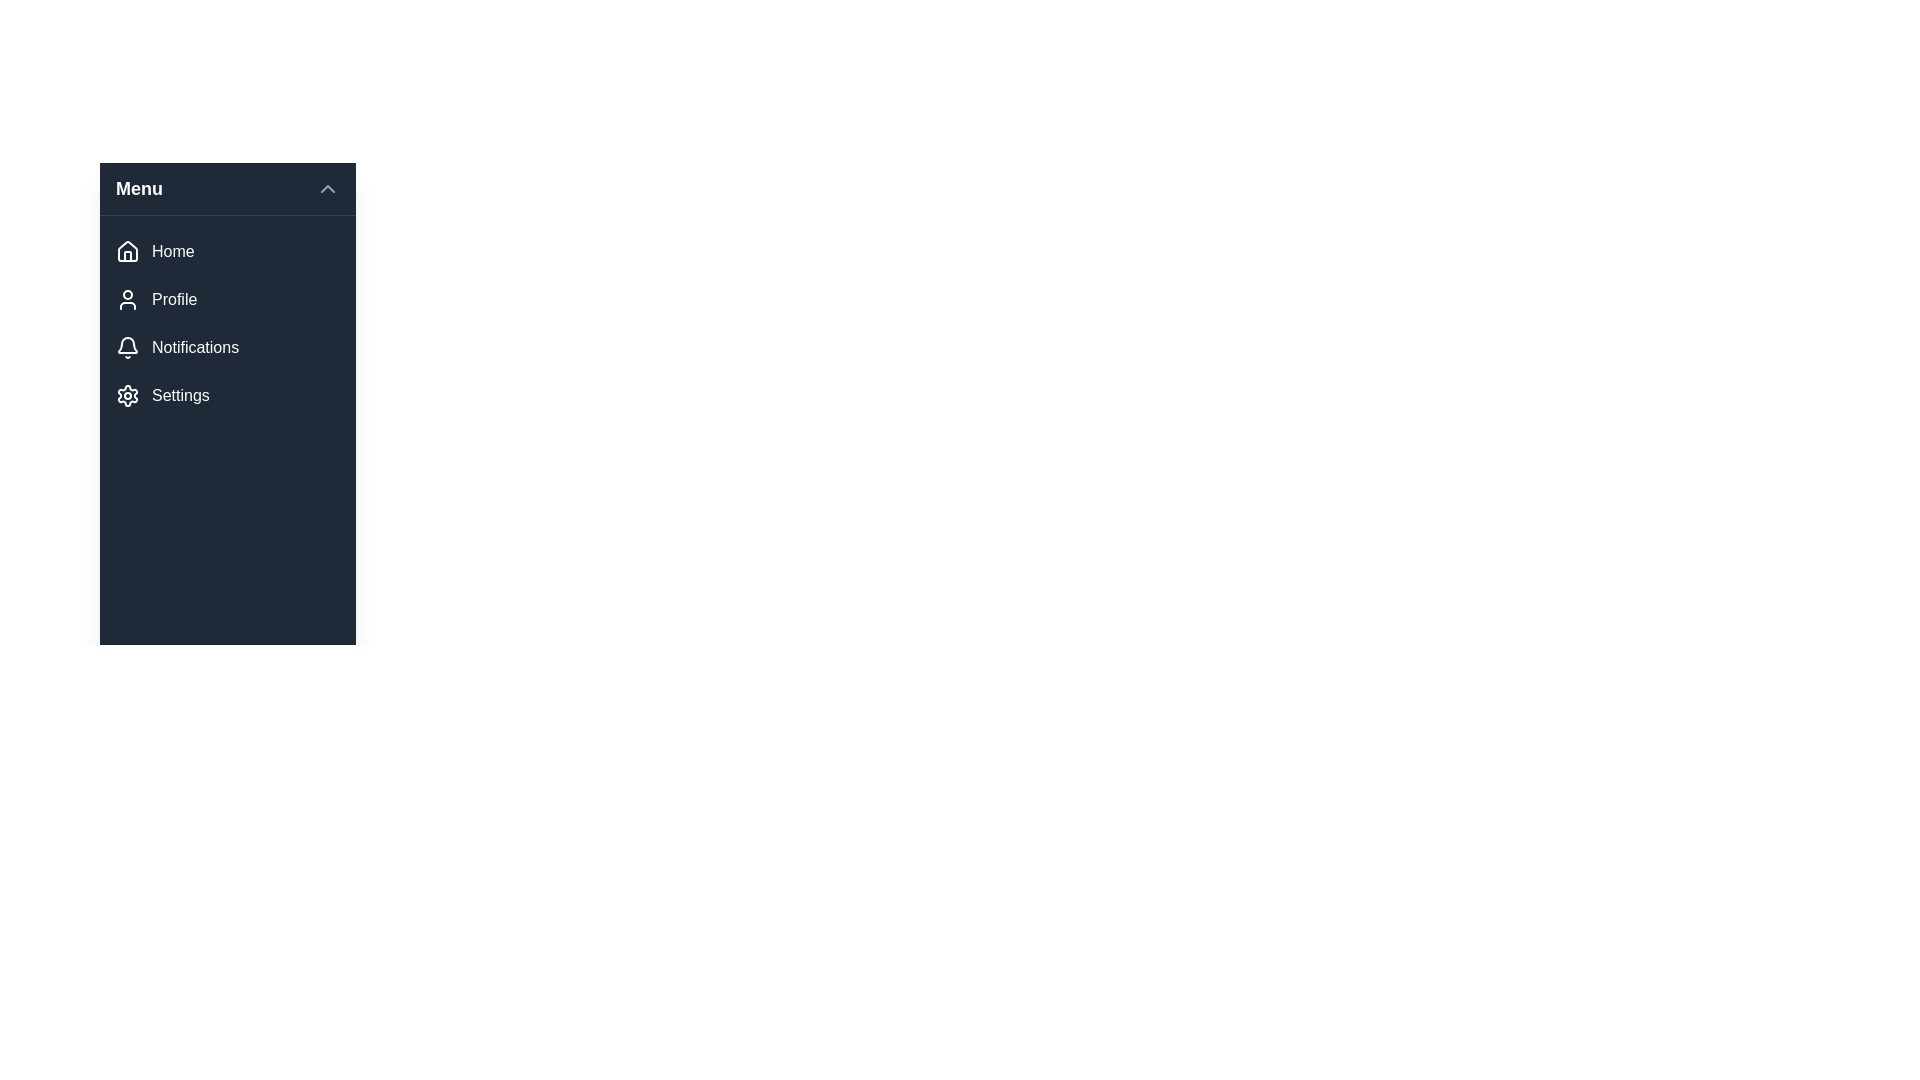 This screenshot has width=1920, height=1080. What do you see at coordinates (227, 250) in the screenshot?
I see `the navigational button located at the top of the vertical menu list` at bounding box center [227, 250].